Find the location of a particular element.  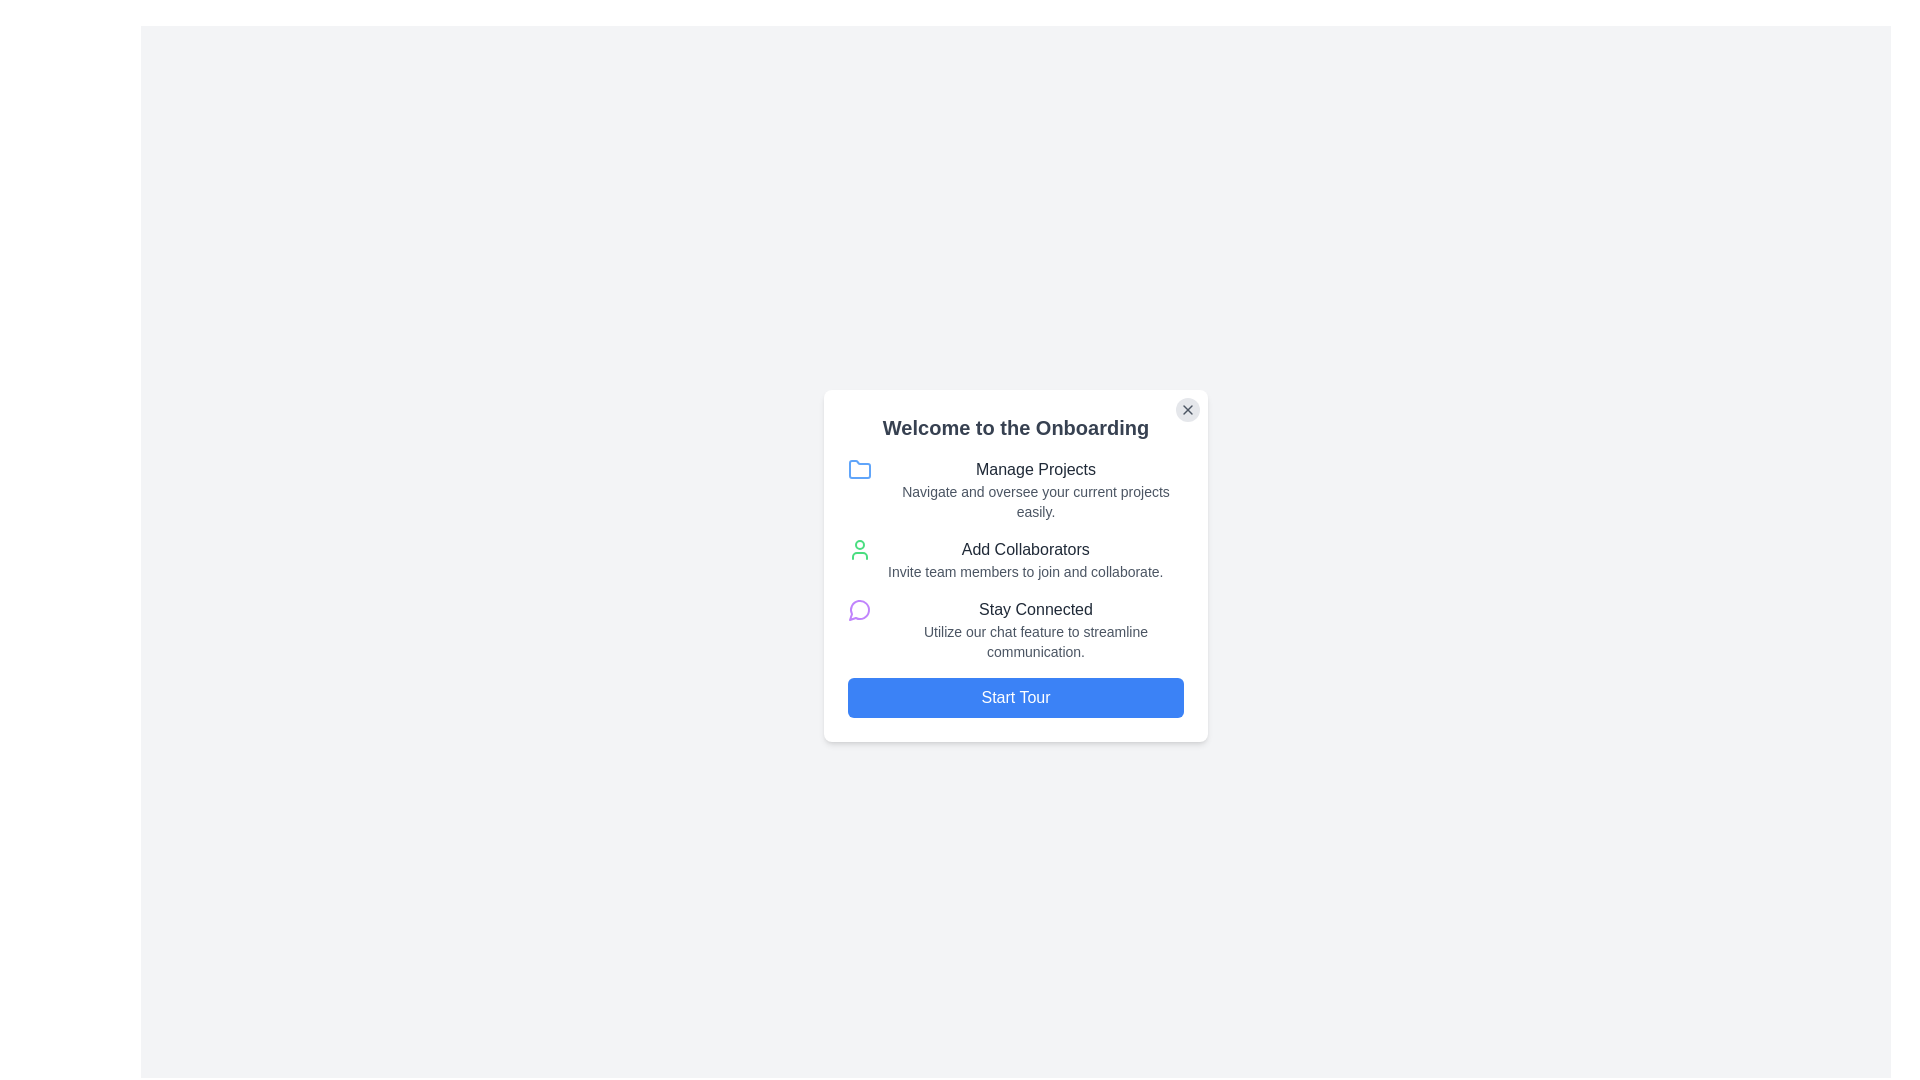

the decorative icon resembling a conversation bubble with a violet outline, located to the left of the text 'Stay Connected' in the modal dialogue box is located at coordinates (859, 608).